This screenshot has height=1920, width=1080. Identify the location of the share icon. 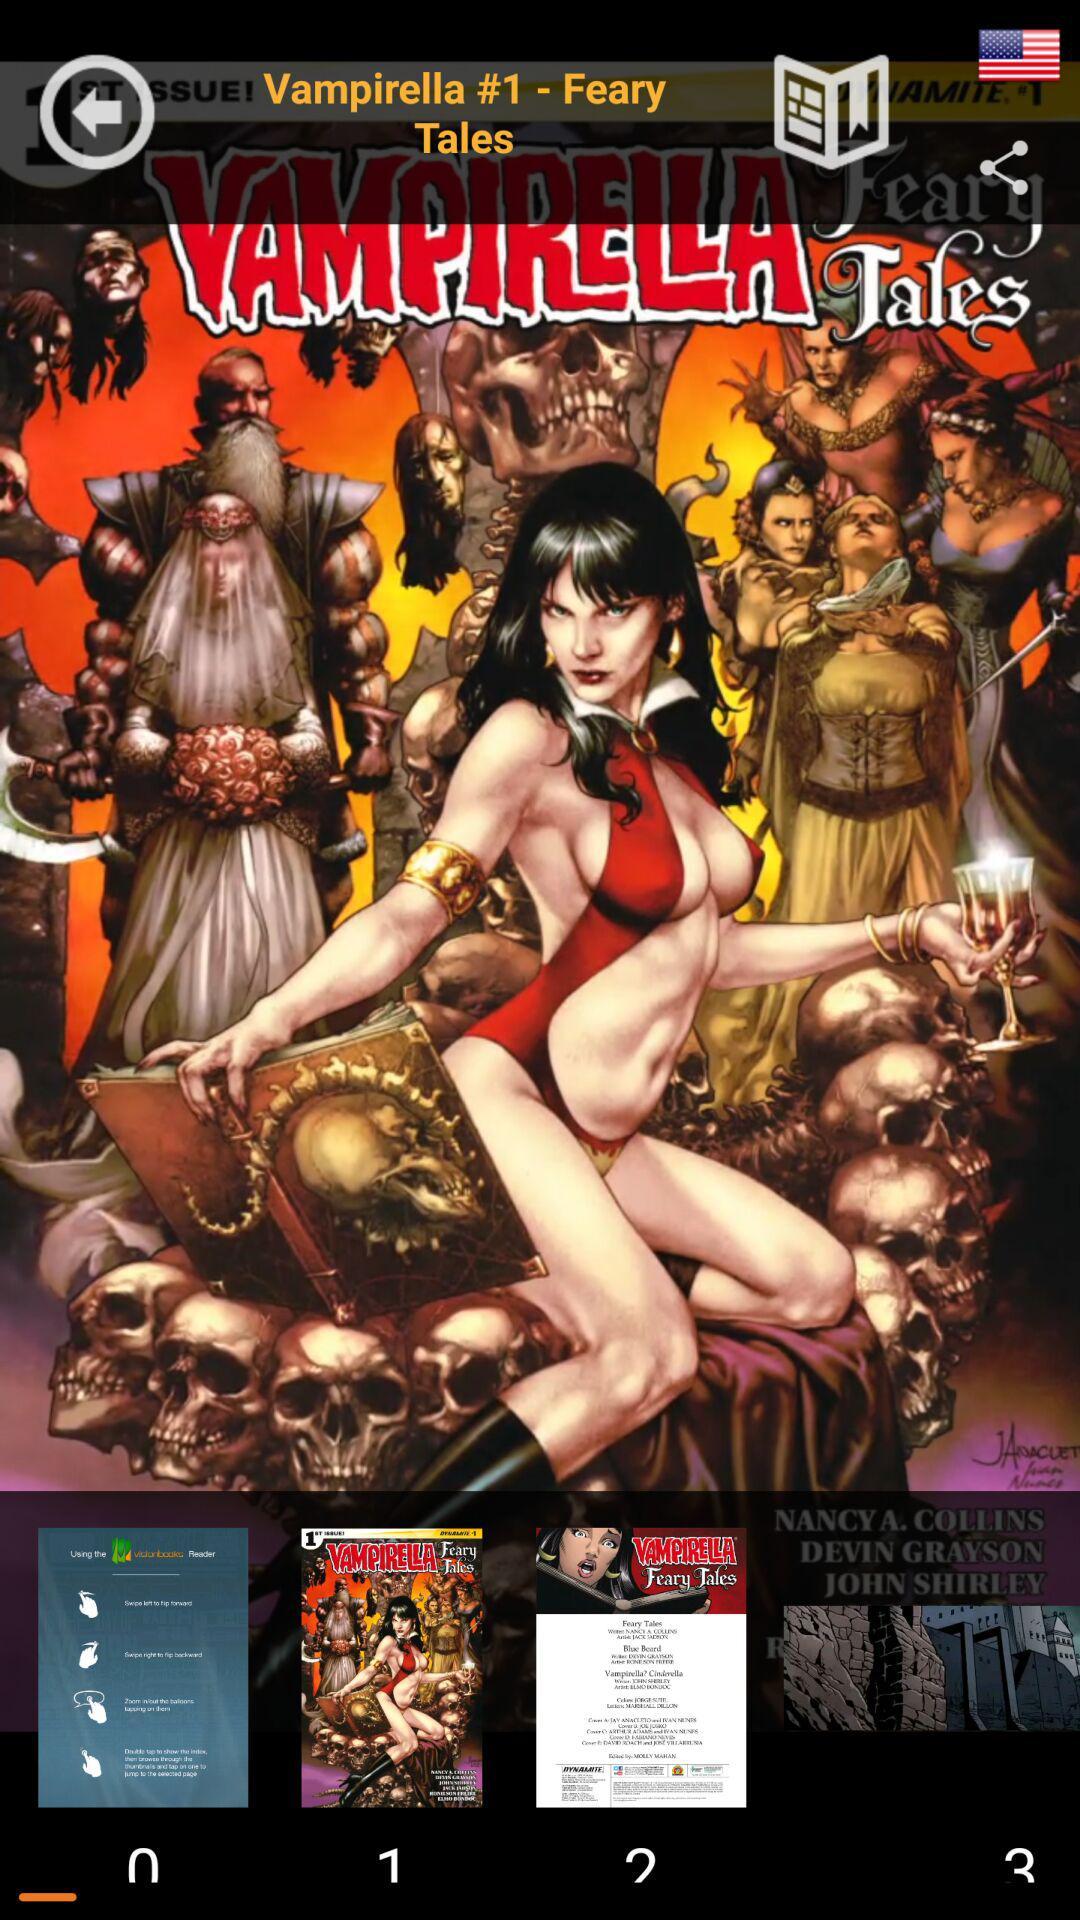
(1004, 168).